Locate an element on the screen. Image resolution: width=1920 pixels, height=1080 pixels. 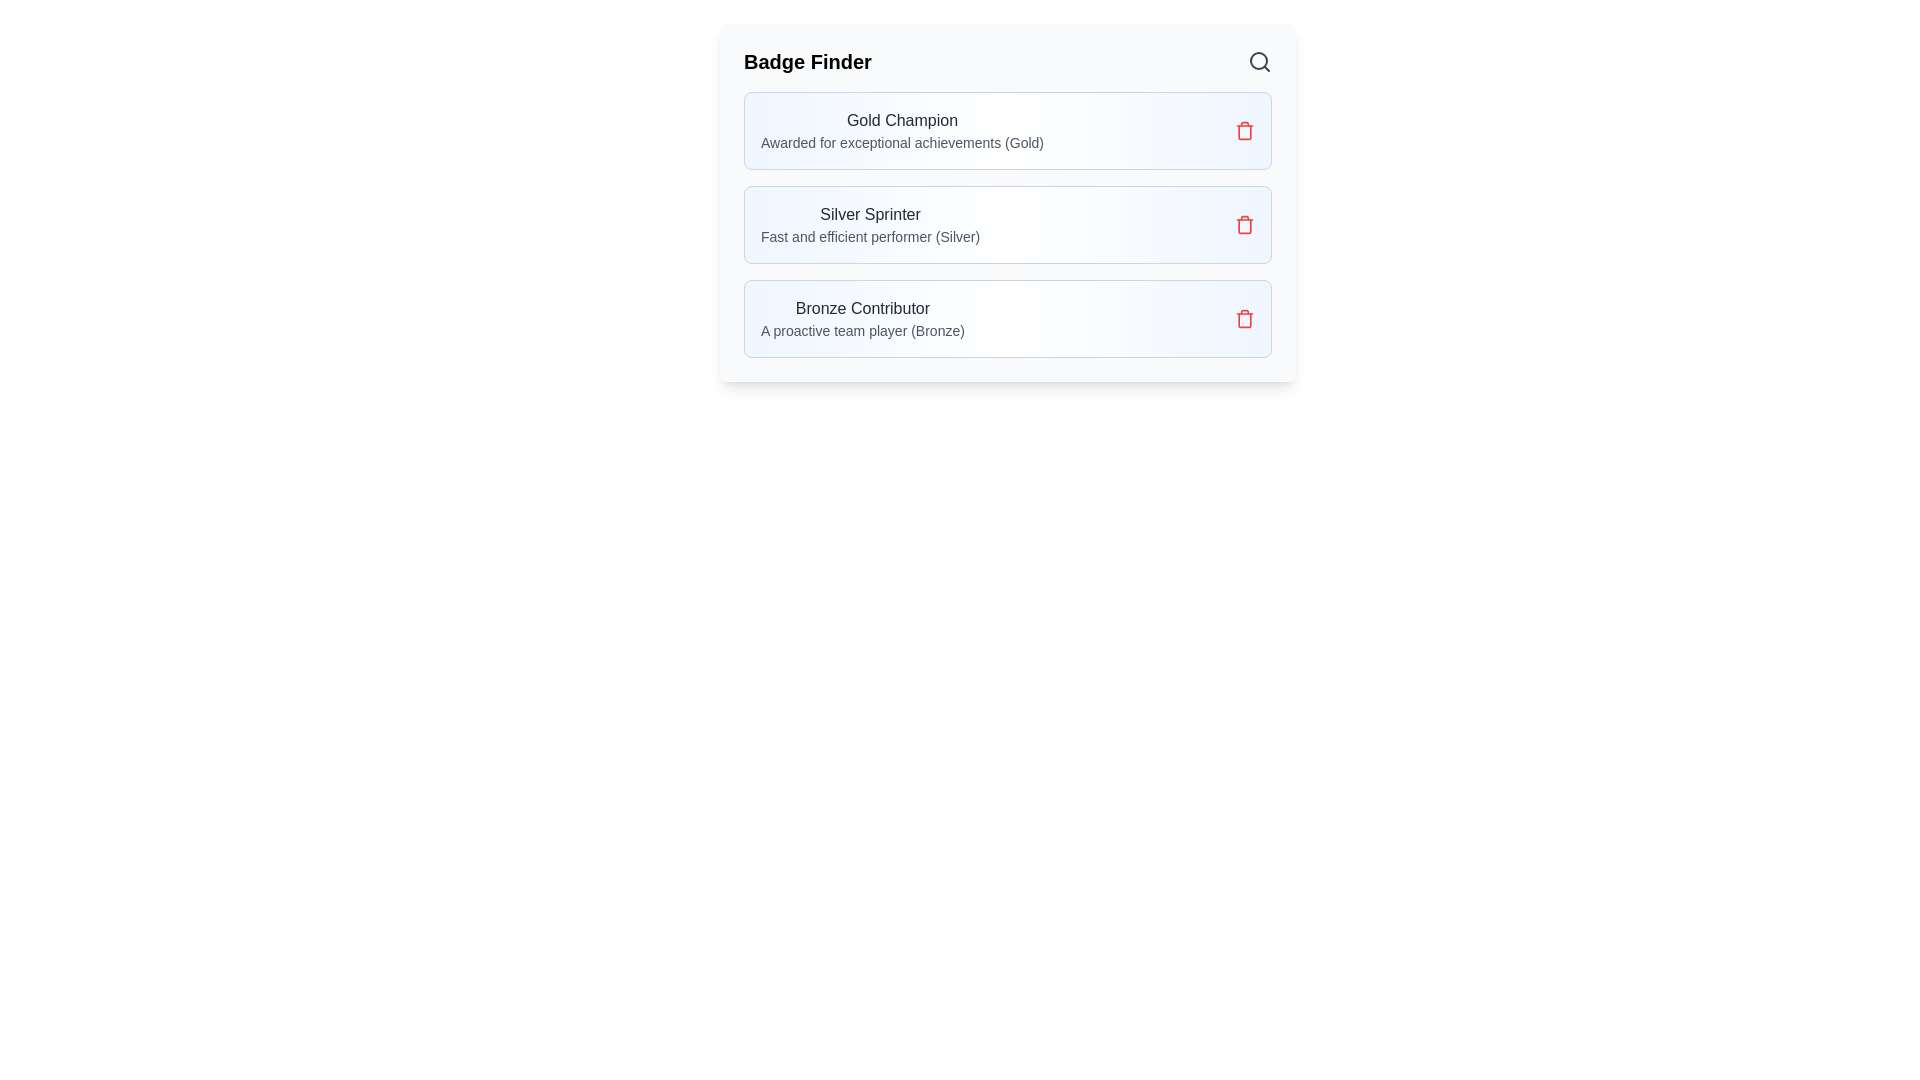
the 'Silver Sprinter' Text Display Block, which features a bold title and a short description, situated between the 'Gold Champion' and 'Bronze Contributor' entries is located at coordinates (870, 224).